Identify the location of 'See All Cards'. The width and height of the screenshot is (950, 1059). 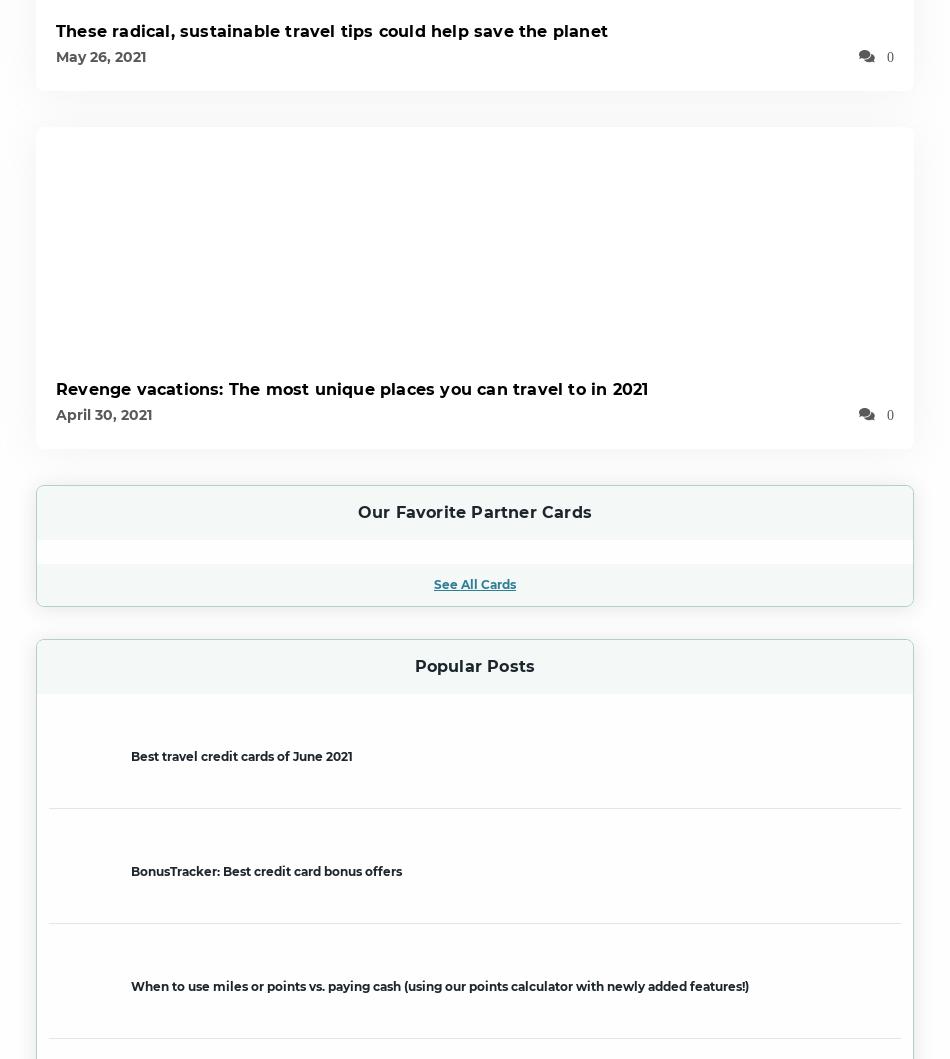
(475, 582).